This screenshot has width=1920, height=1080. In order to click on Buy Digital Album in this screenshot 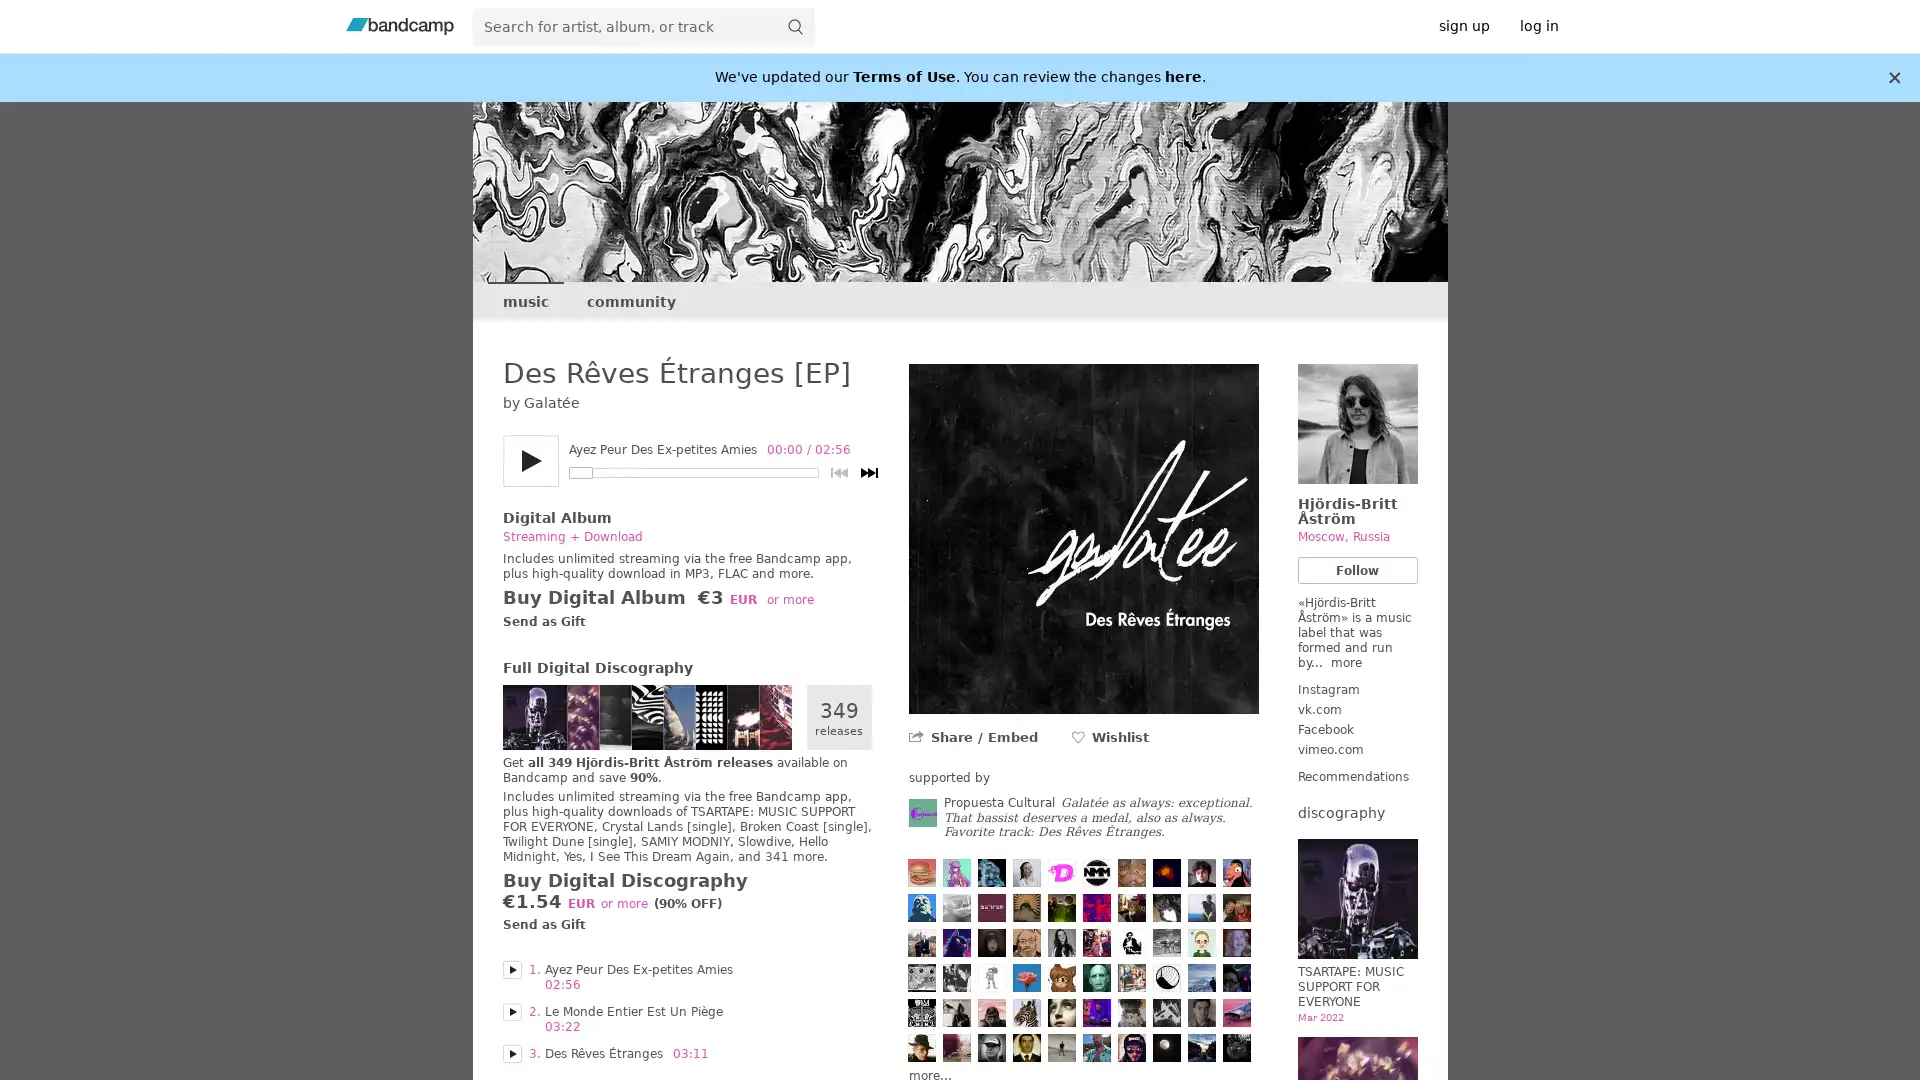, I will do `click(592, 596)`.